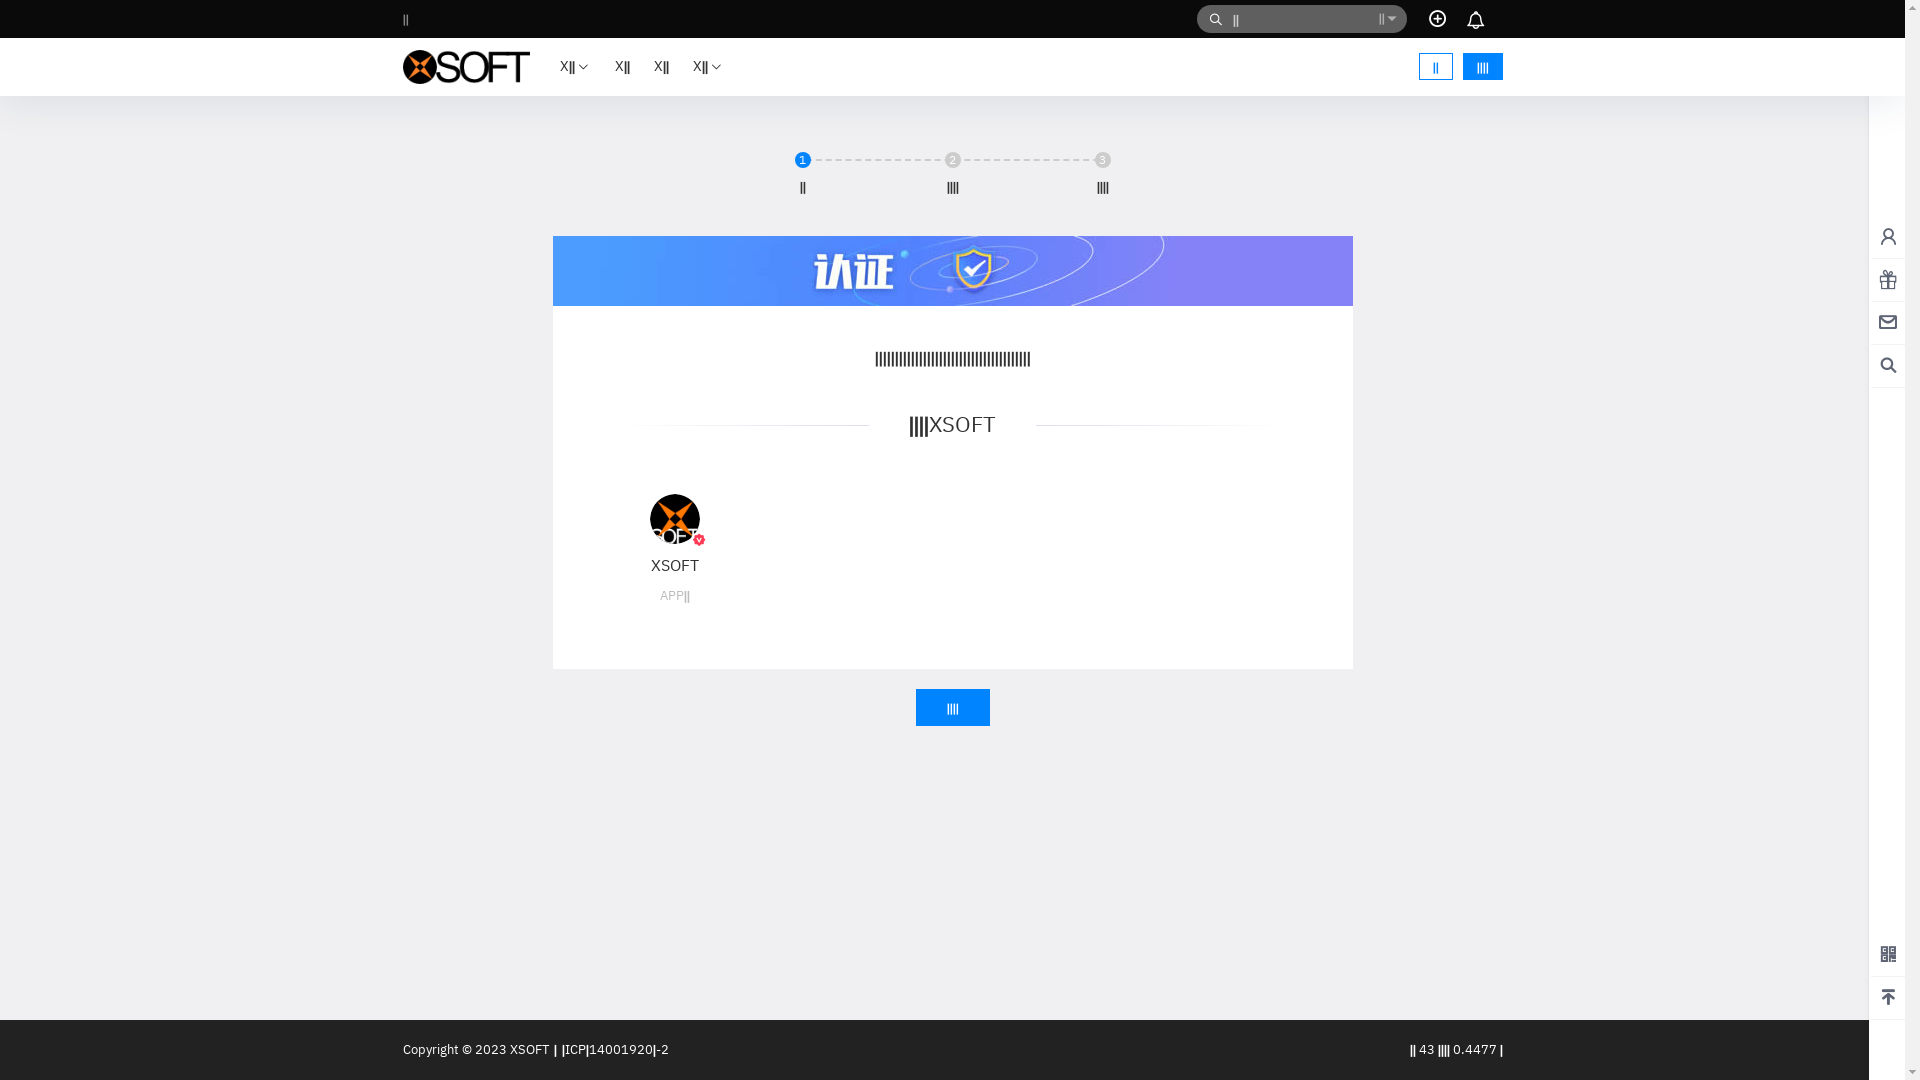  Describe the element at coordinates (651, 564) in the screenshot. I see `'XSOFT'` at that location.